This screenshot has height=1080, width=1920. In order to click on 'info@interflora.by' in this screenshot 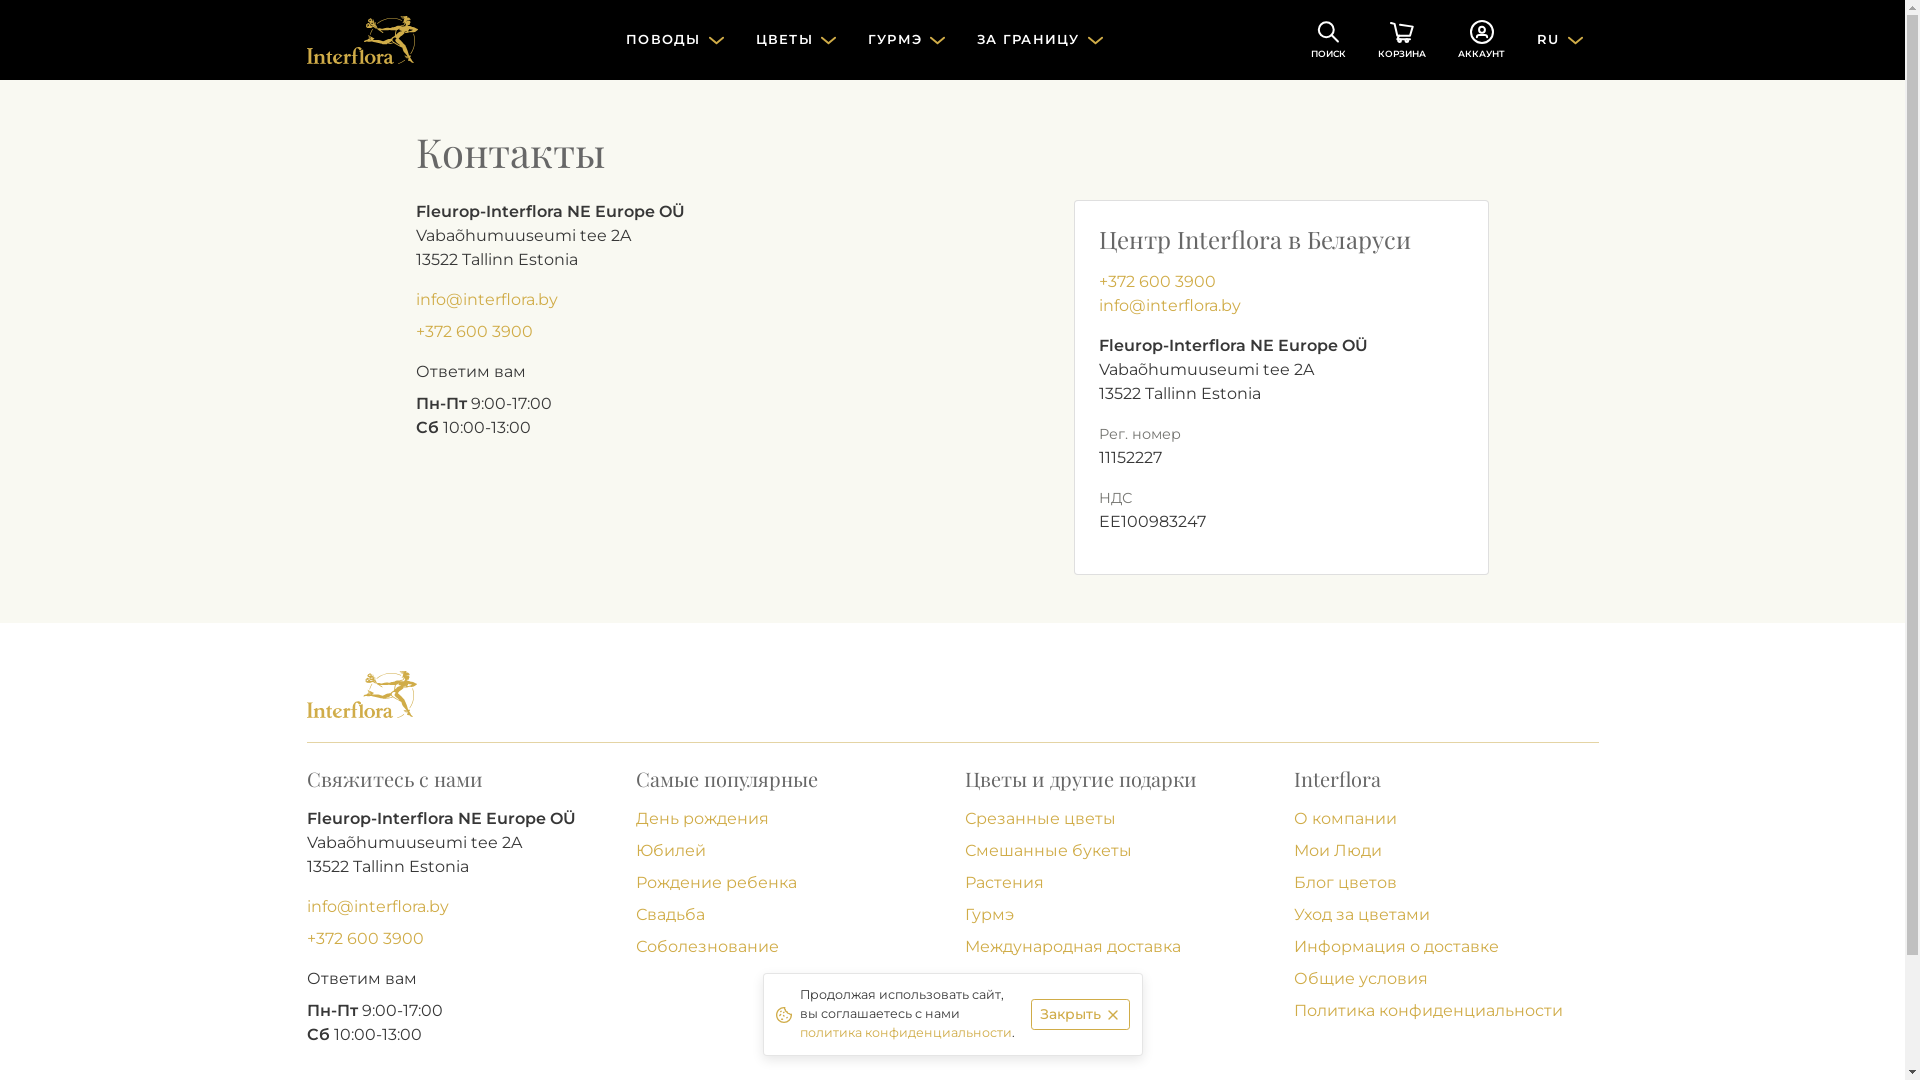, I will do `click(415, 299)`.